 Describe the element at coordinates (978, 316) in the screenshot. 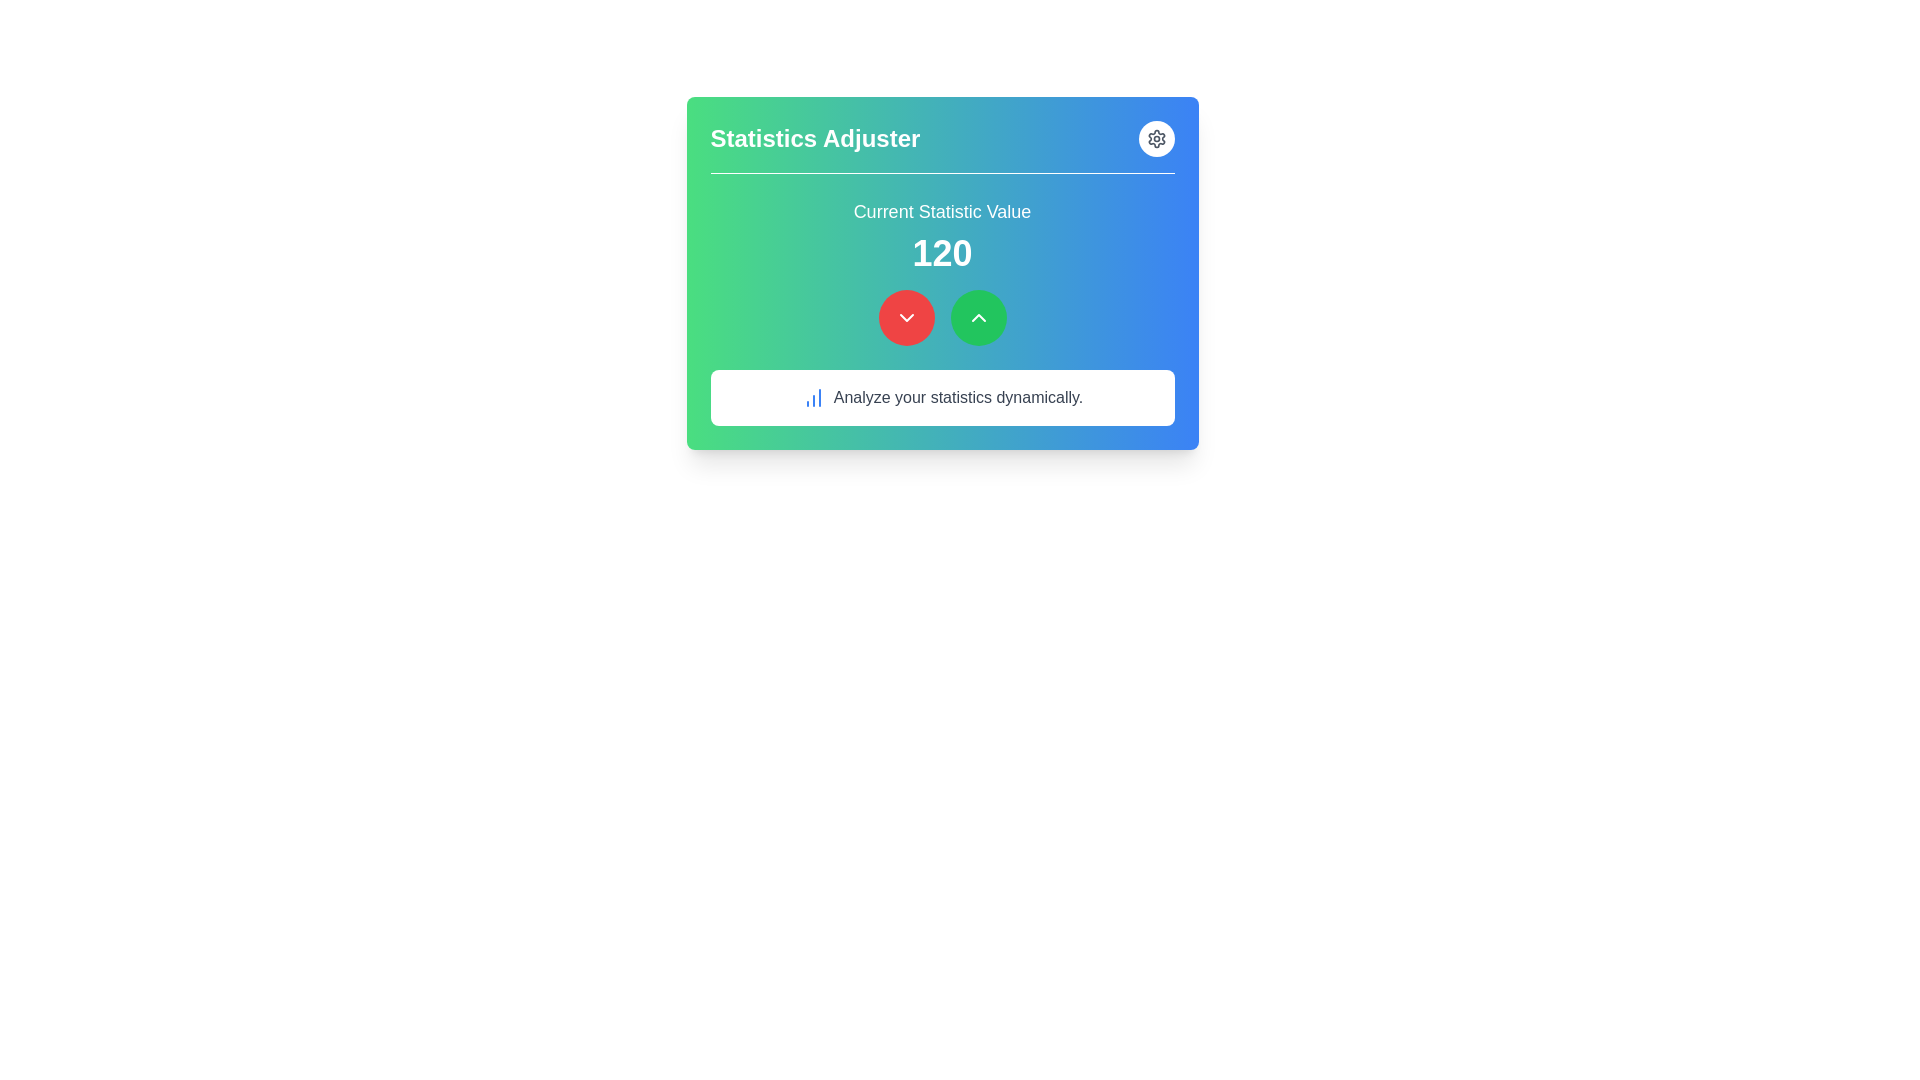

I see `the circular green button with an upward-facing chevron icon to increment the value` at that location.